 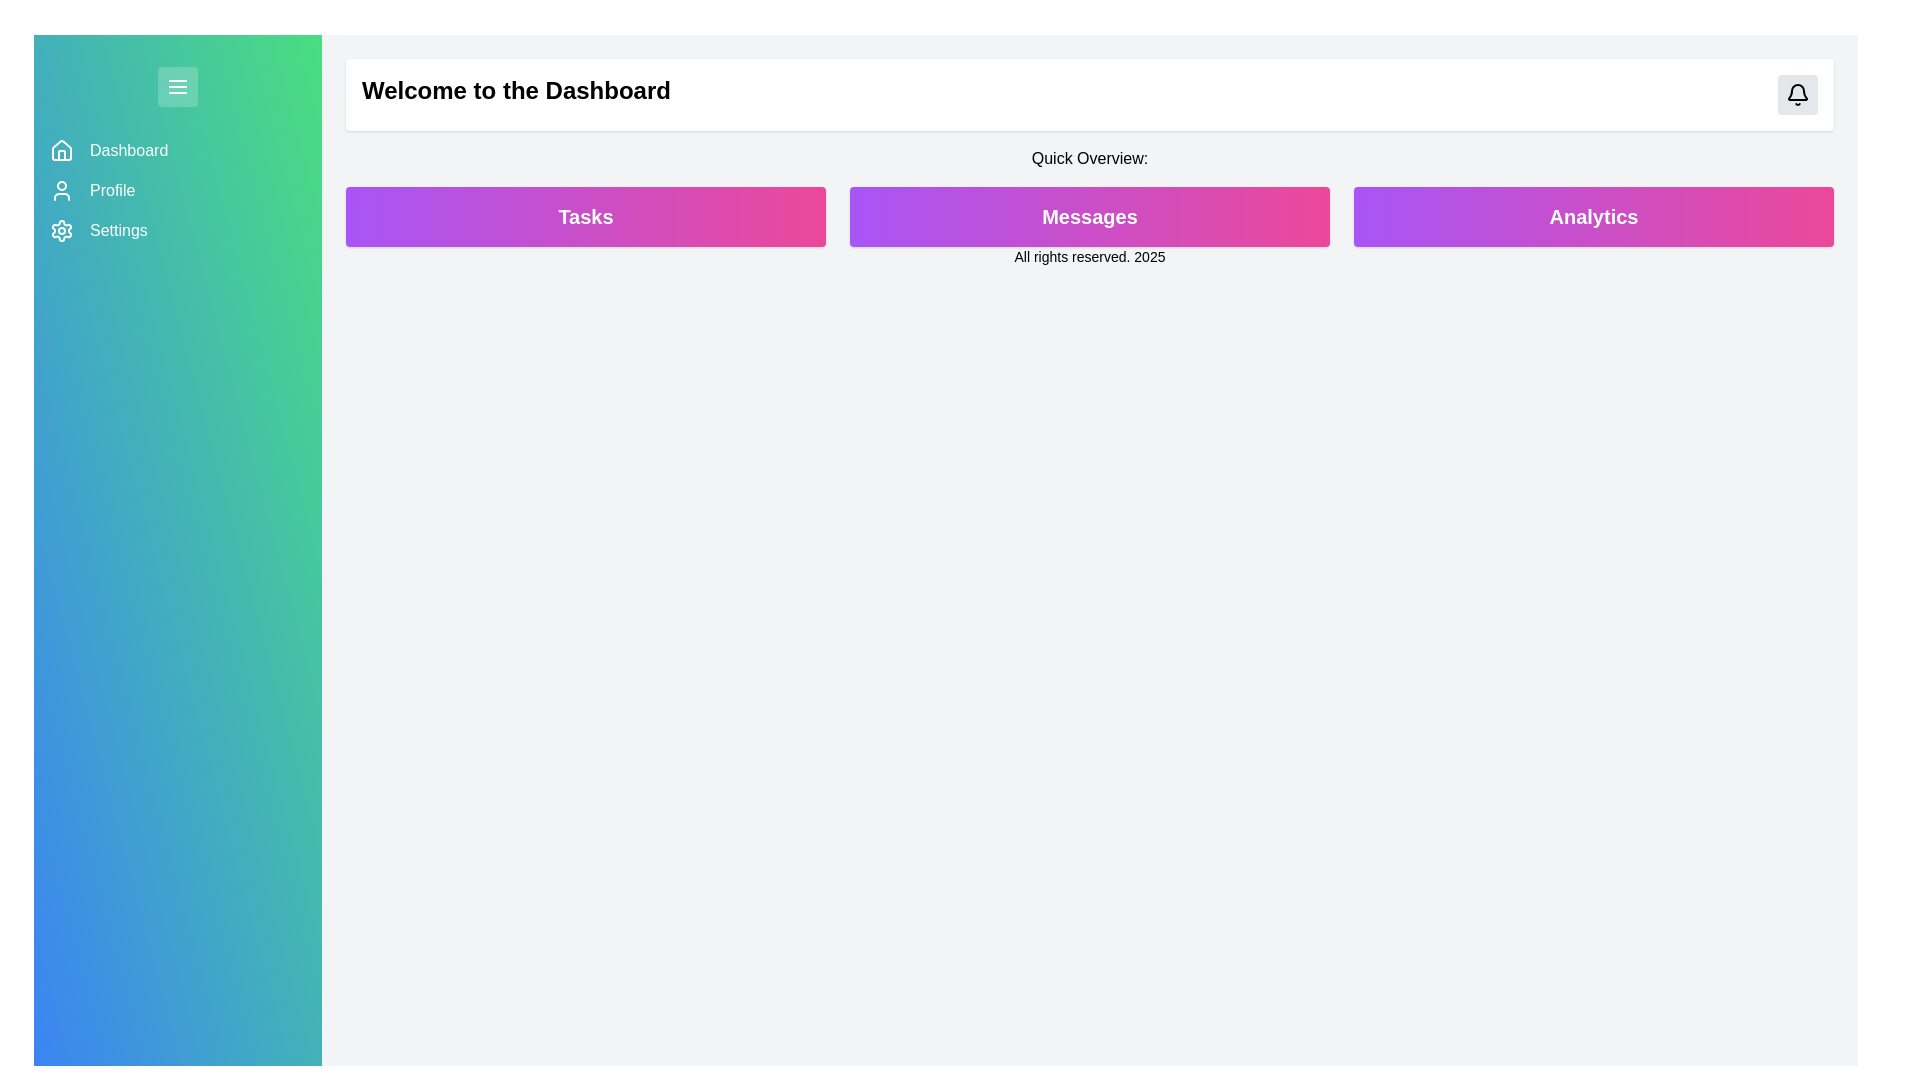 What do you see at coordinates (177, 86) in the screenshot?
I see `the toggle button located at the top-left corner of the vertical navigation bar` at bounding box center [177, 86].